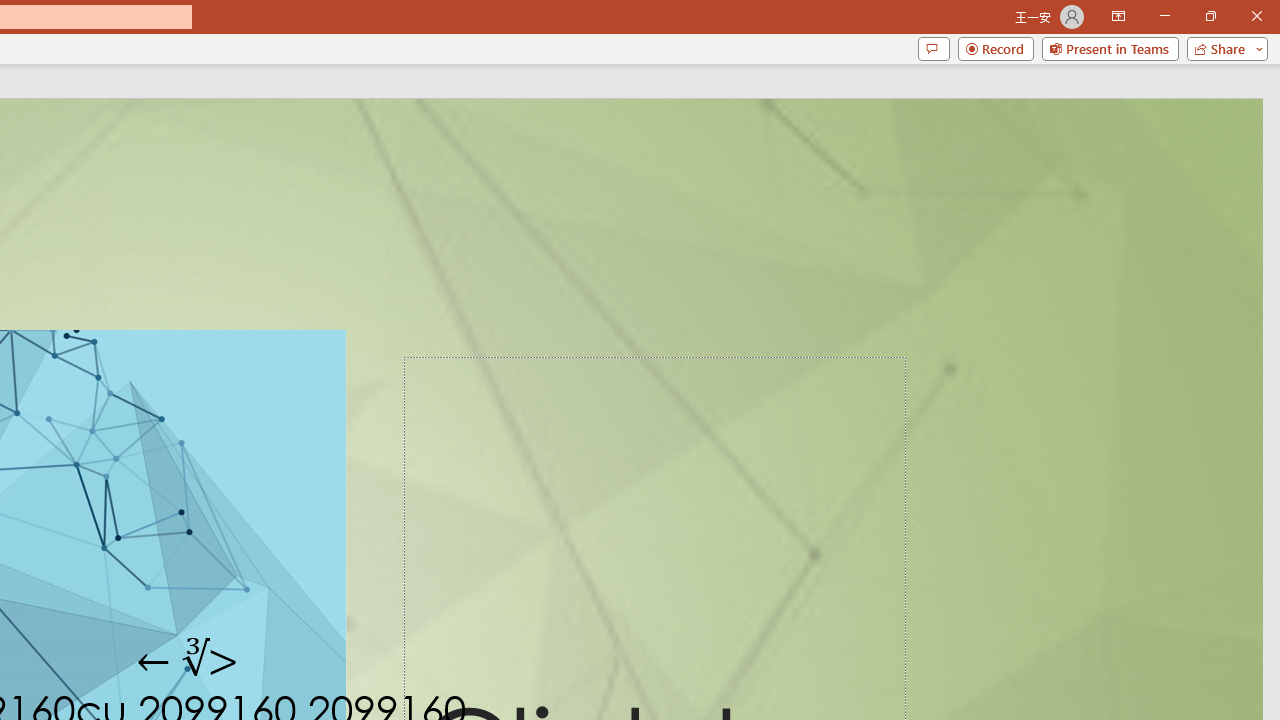 This screenshot has height=720, width=1280. What do you see at coordinates (1209, 16) in the screenshot?
I see `'Restore Down'` at bounding box center [1209, 16].